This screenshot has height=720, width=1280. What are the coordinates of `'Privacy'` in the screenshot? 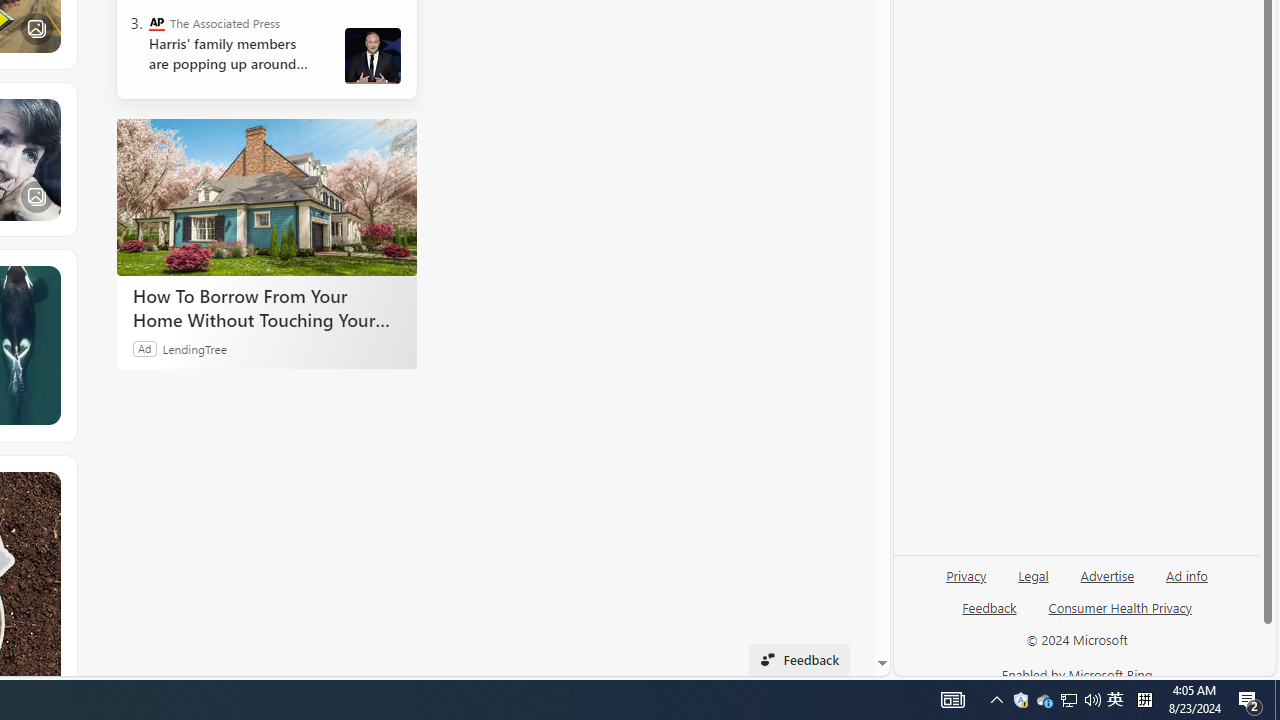 It's located at (967, 583).